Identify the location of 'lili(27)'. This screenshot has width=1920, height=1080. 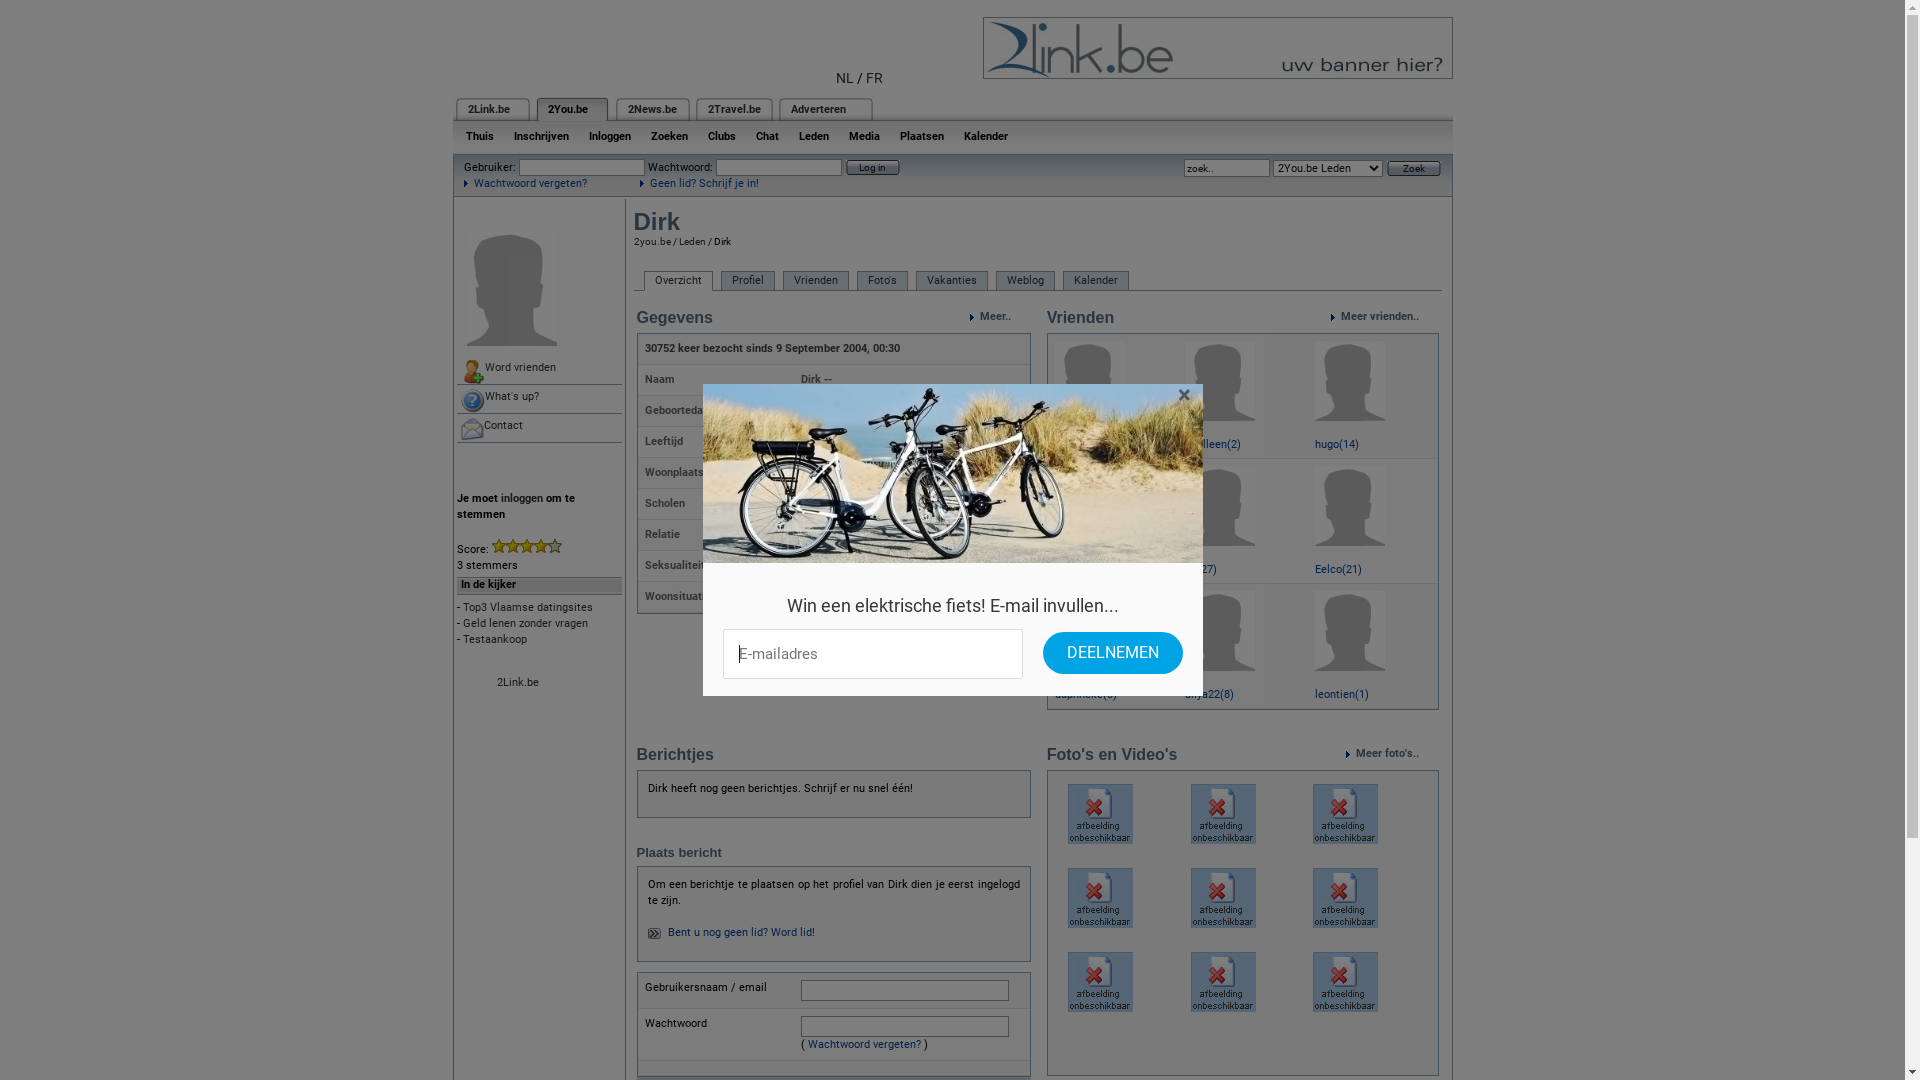
(1185, 569).